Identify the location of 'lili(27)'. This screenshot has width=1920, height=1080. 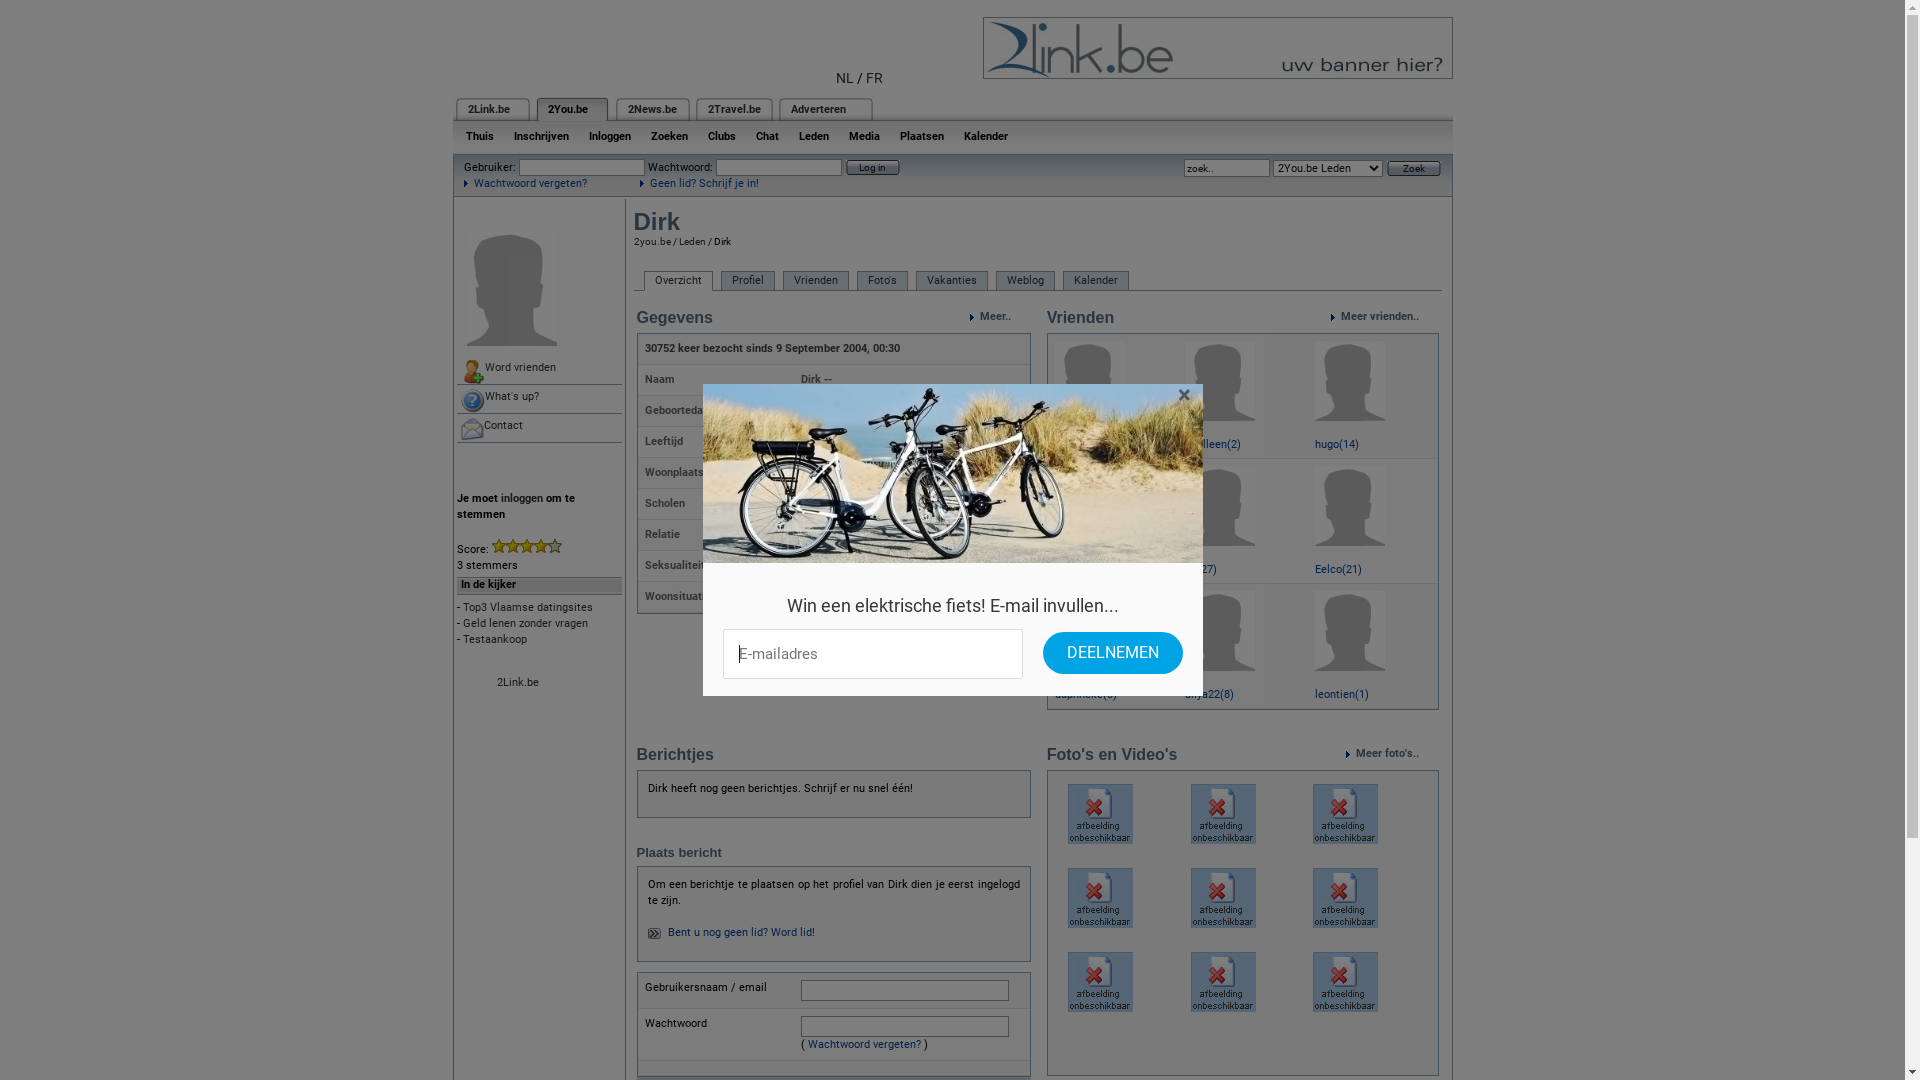
(1185, 569).